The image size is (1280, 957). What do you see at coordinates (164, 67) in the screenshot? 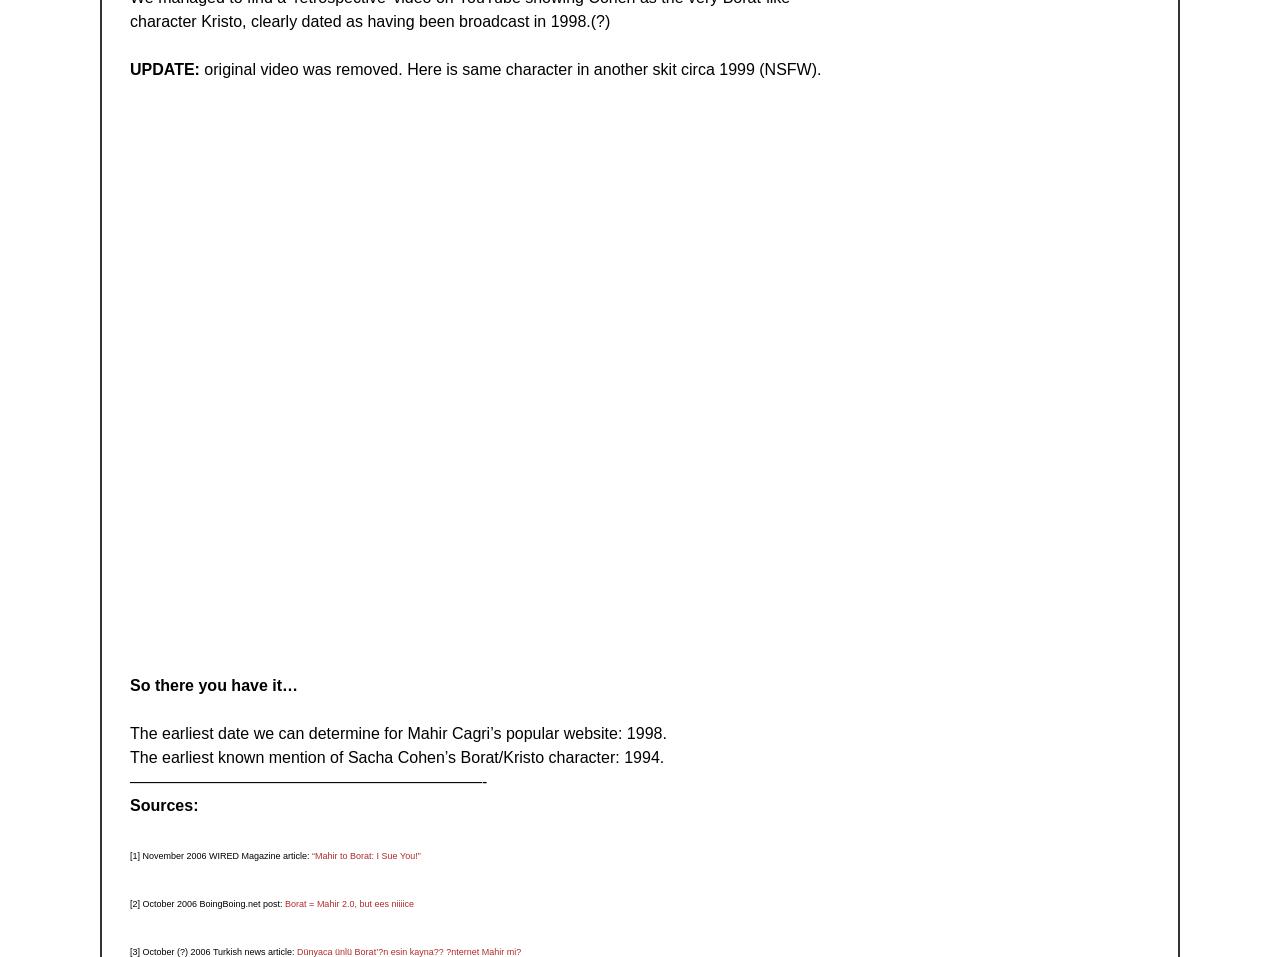
I see `'UPDATE:'` at bounding box center [164, 67].